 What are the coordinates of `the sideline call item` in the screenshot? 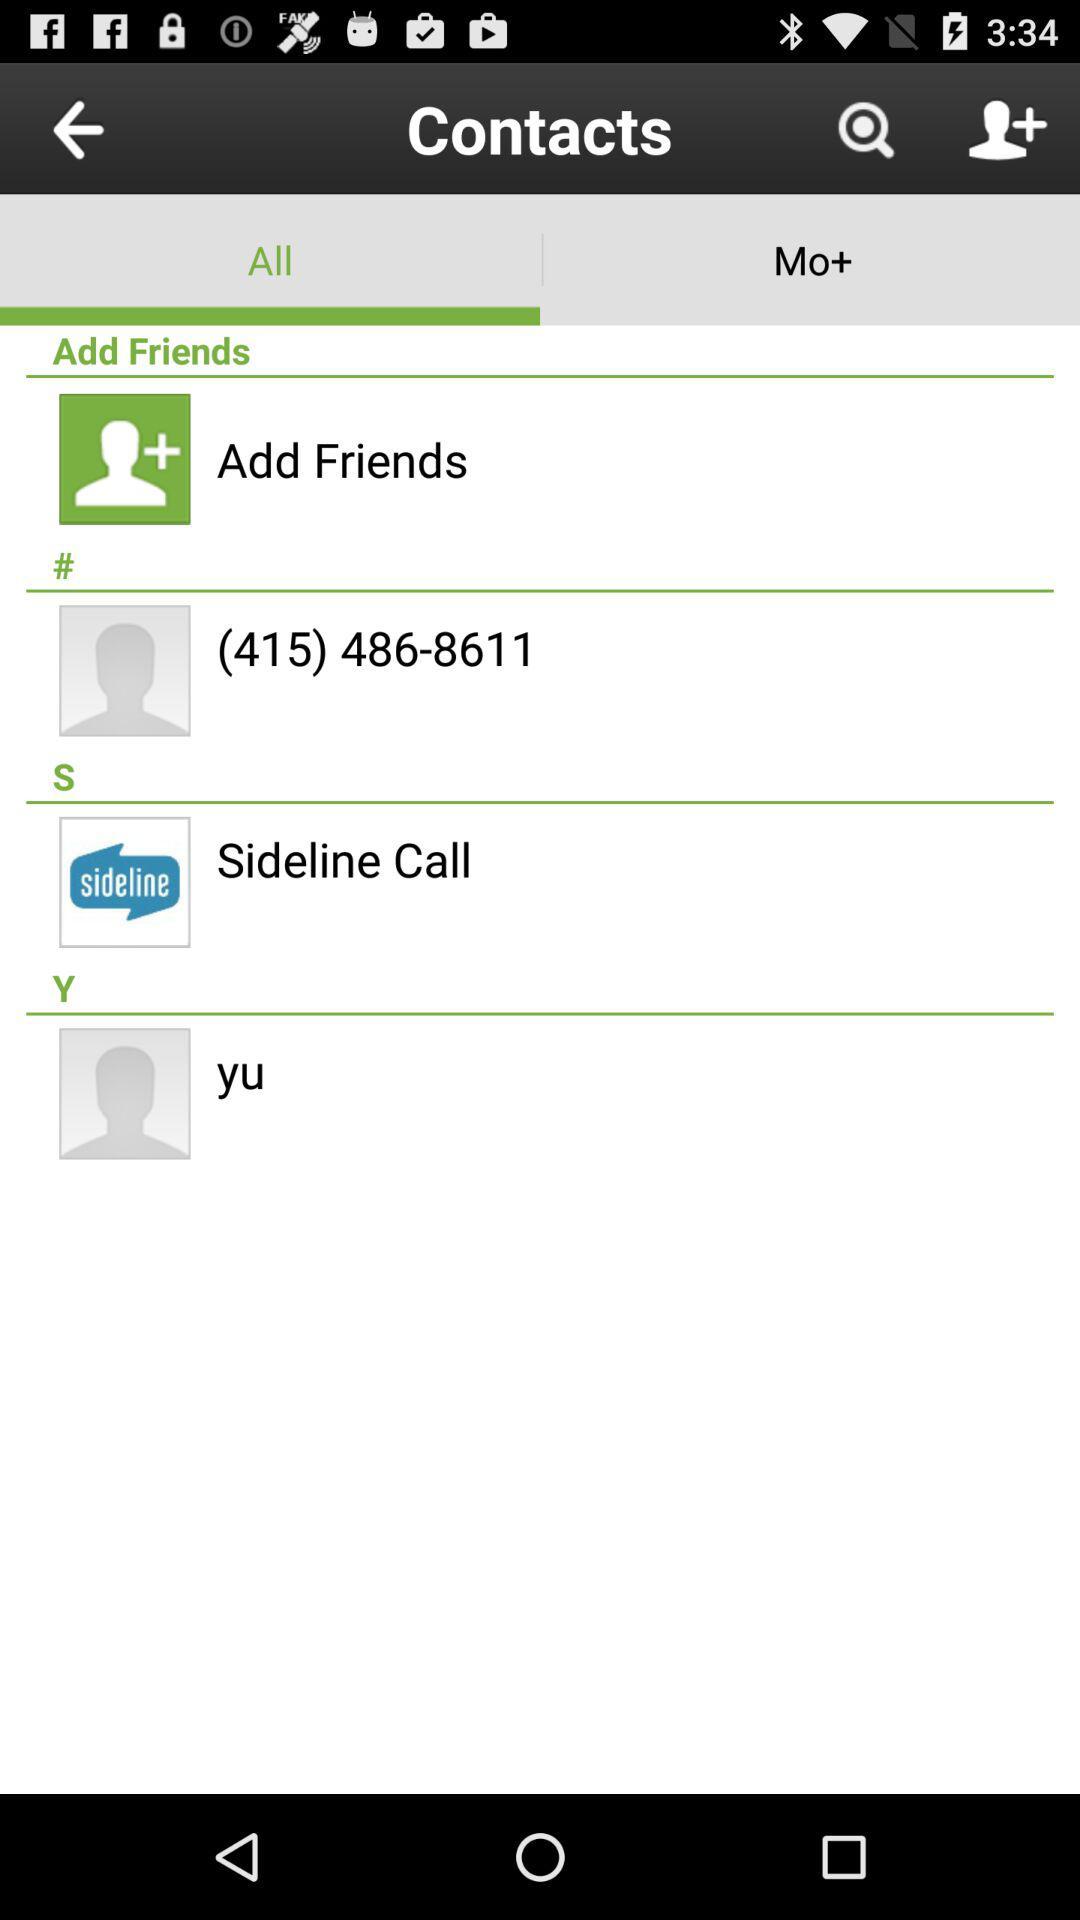 It's located at (343, 859).